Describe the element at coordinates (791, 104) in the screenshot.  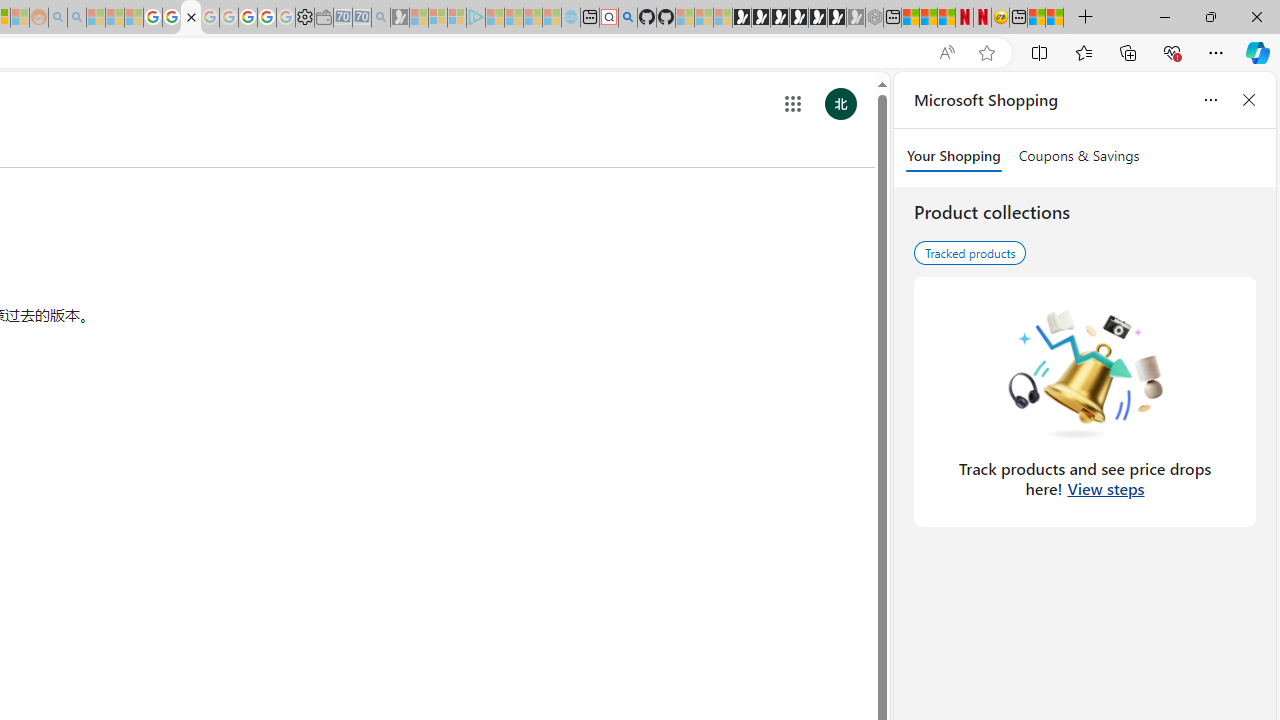
I see `'Class: gb_E'` at that location.